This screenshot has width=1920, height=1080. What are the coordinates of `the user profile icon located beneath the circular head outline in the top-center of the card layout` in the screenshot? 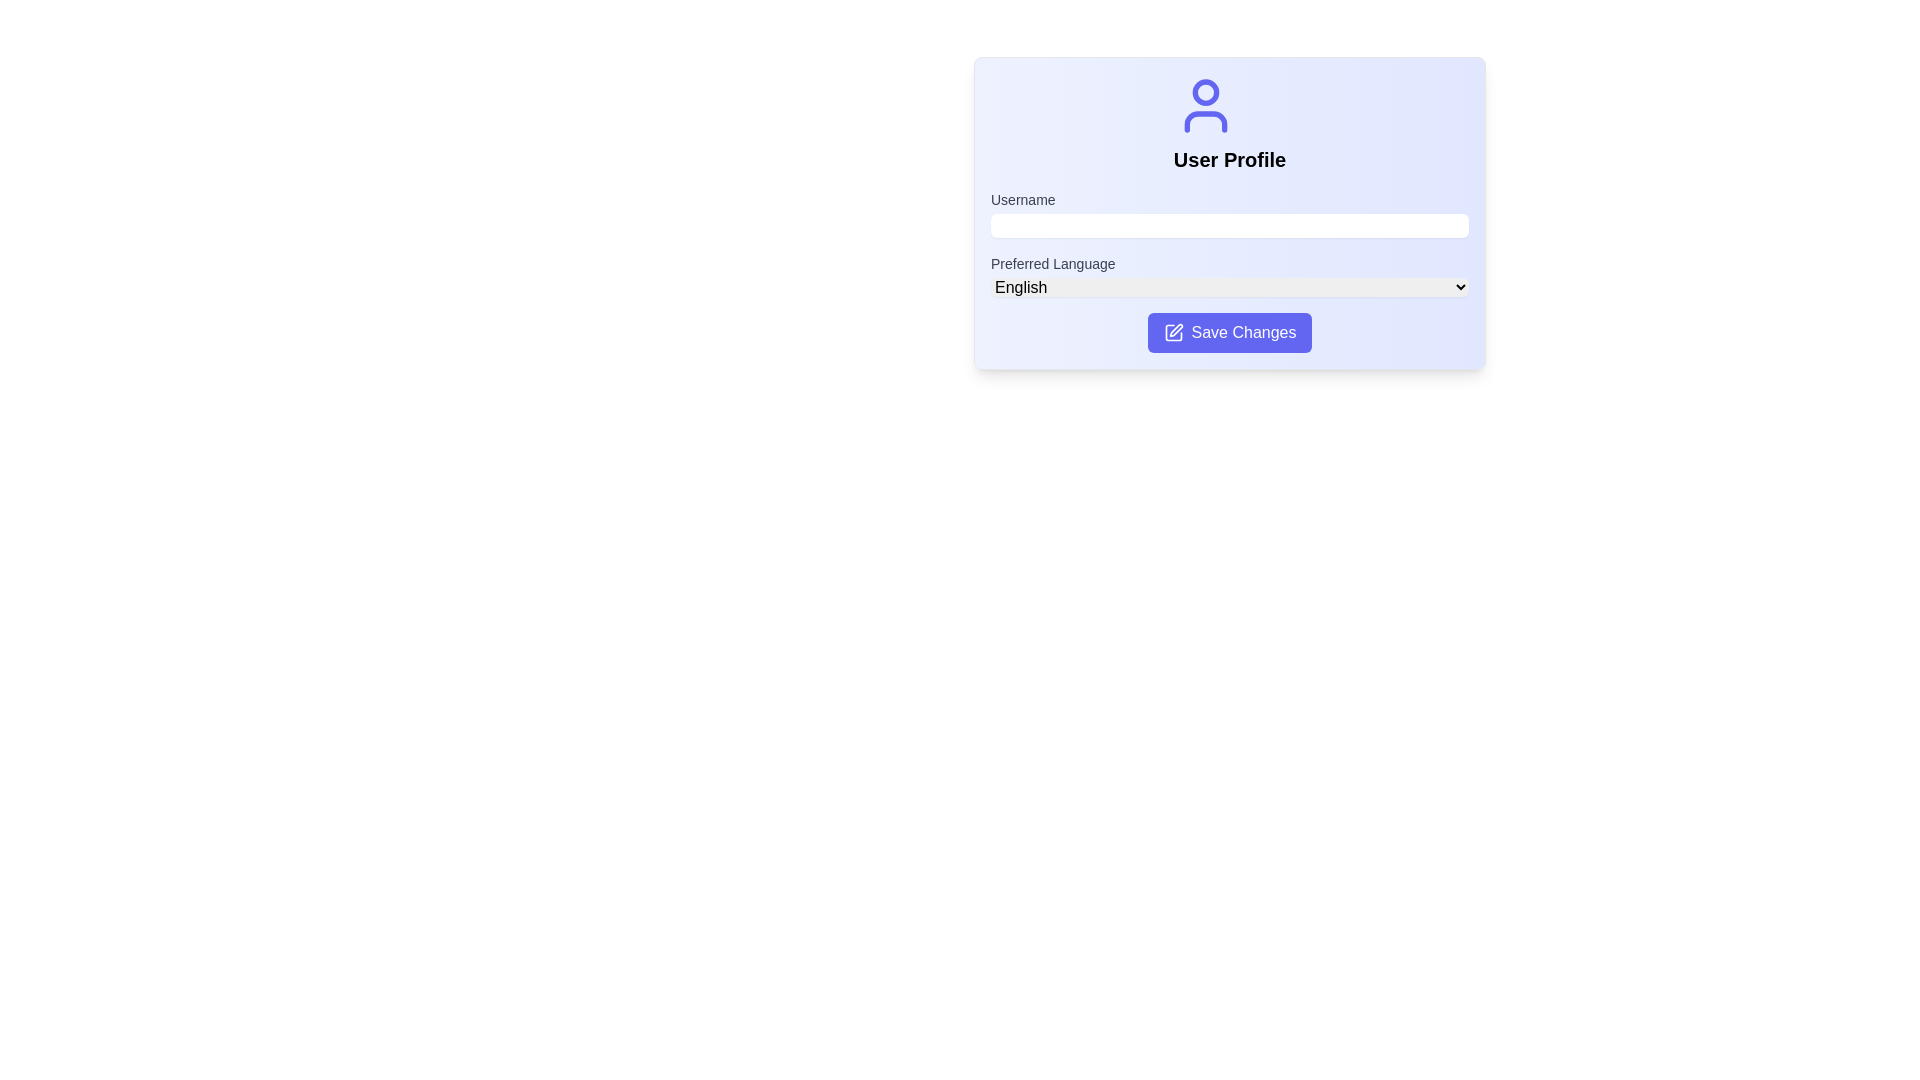 It's located at (1204, 122).